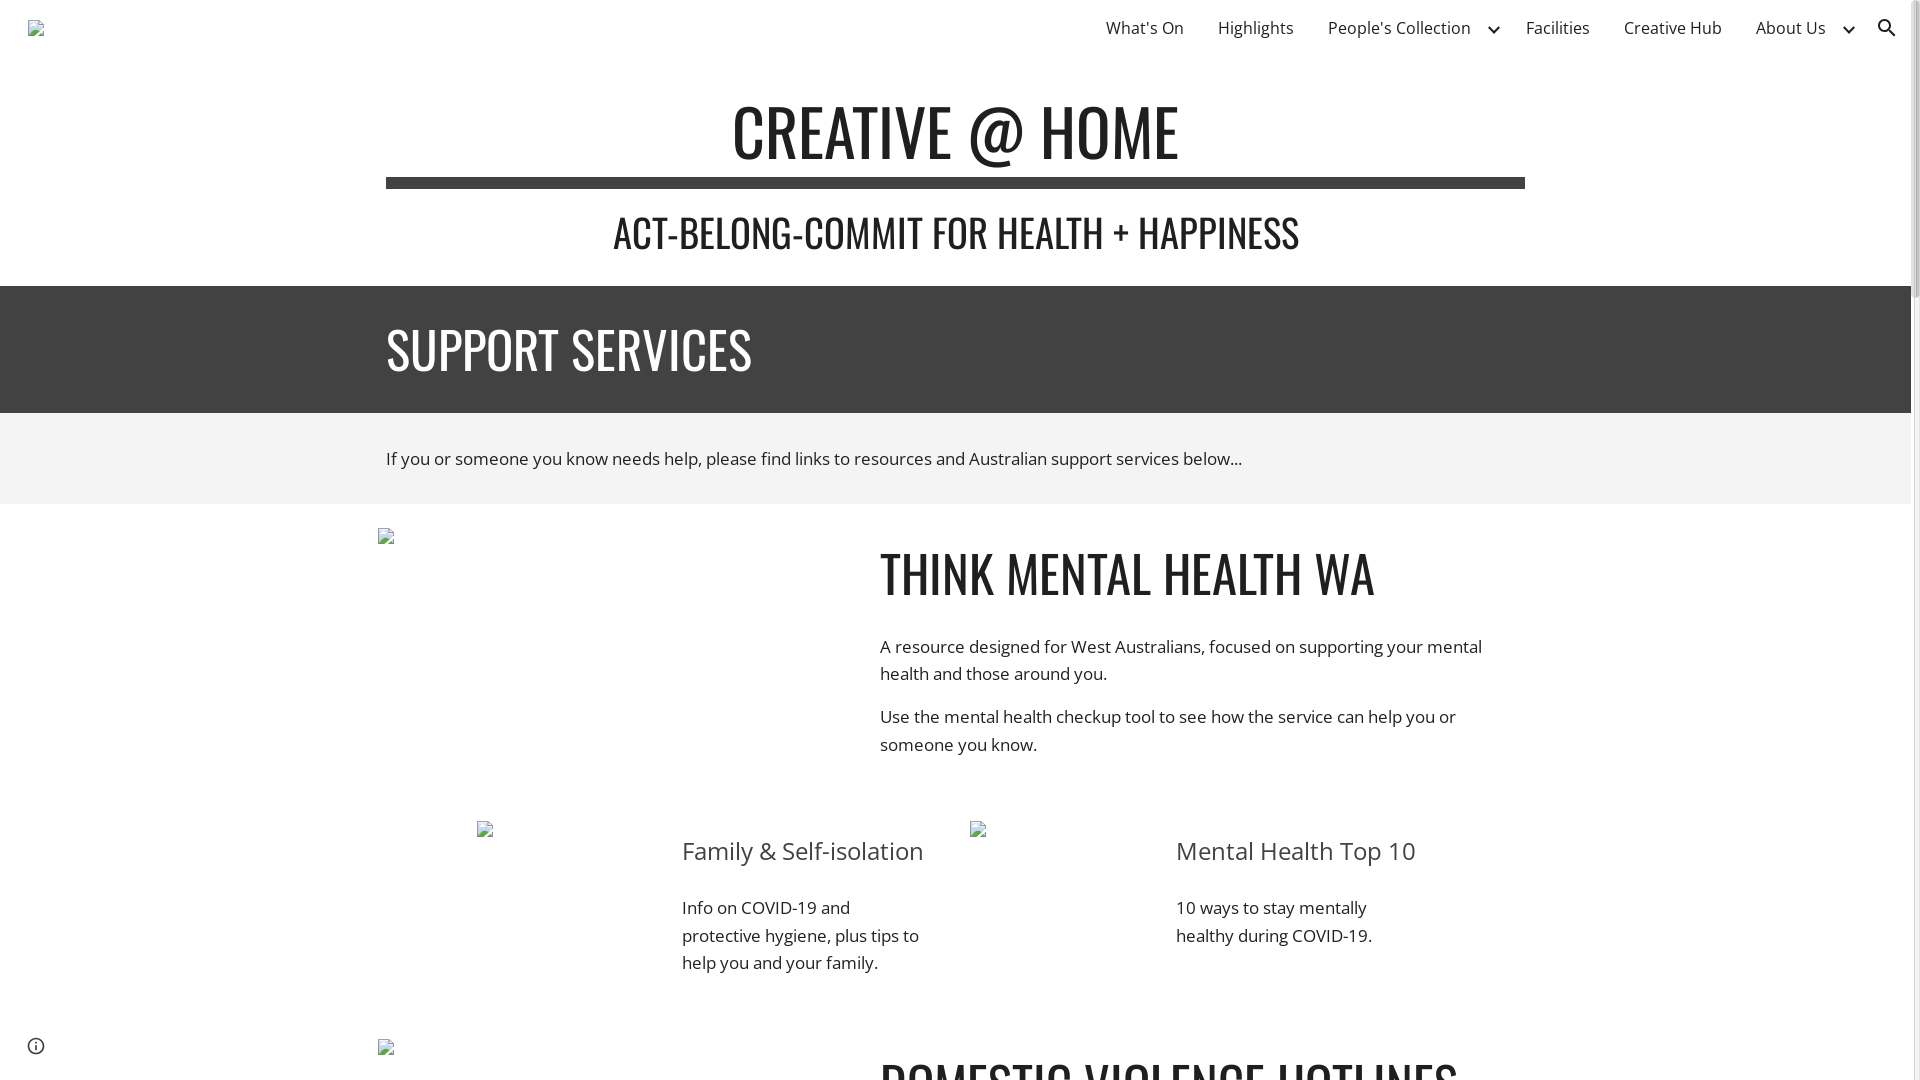 The height and width of the screenshot is (1080, 1920). What do you see at coordinates (1255, 27) in the screenshot?
I see `'Highlights'` at bounding box center [1255, 27].